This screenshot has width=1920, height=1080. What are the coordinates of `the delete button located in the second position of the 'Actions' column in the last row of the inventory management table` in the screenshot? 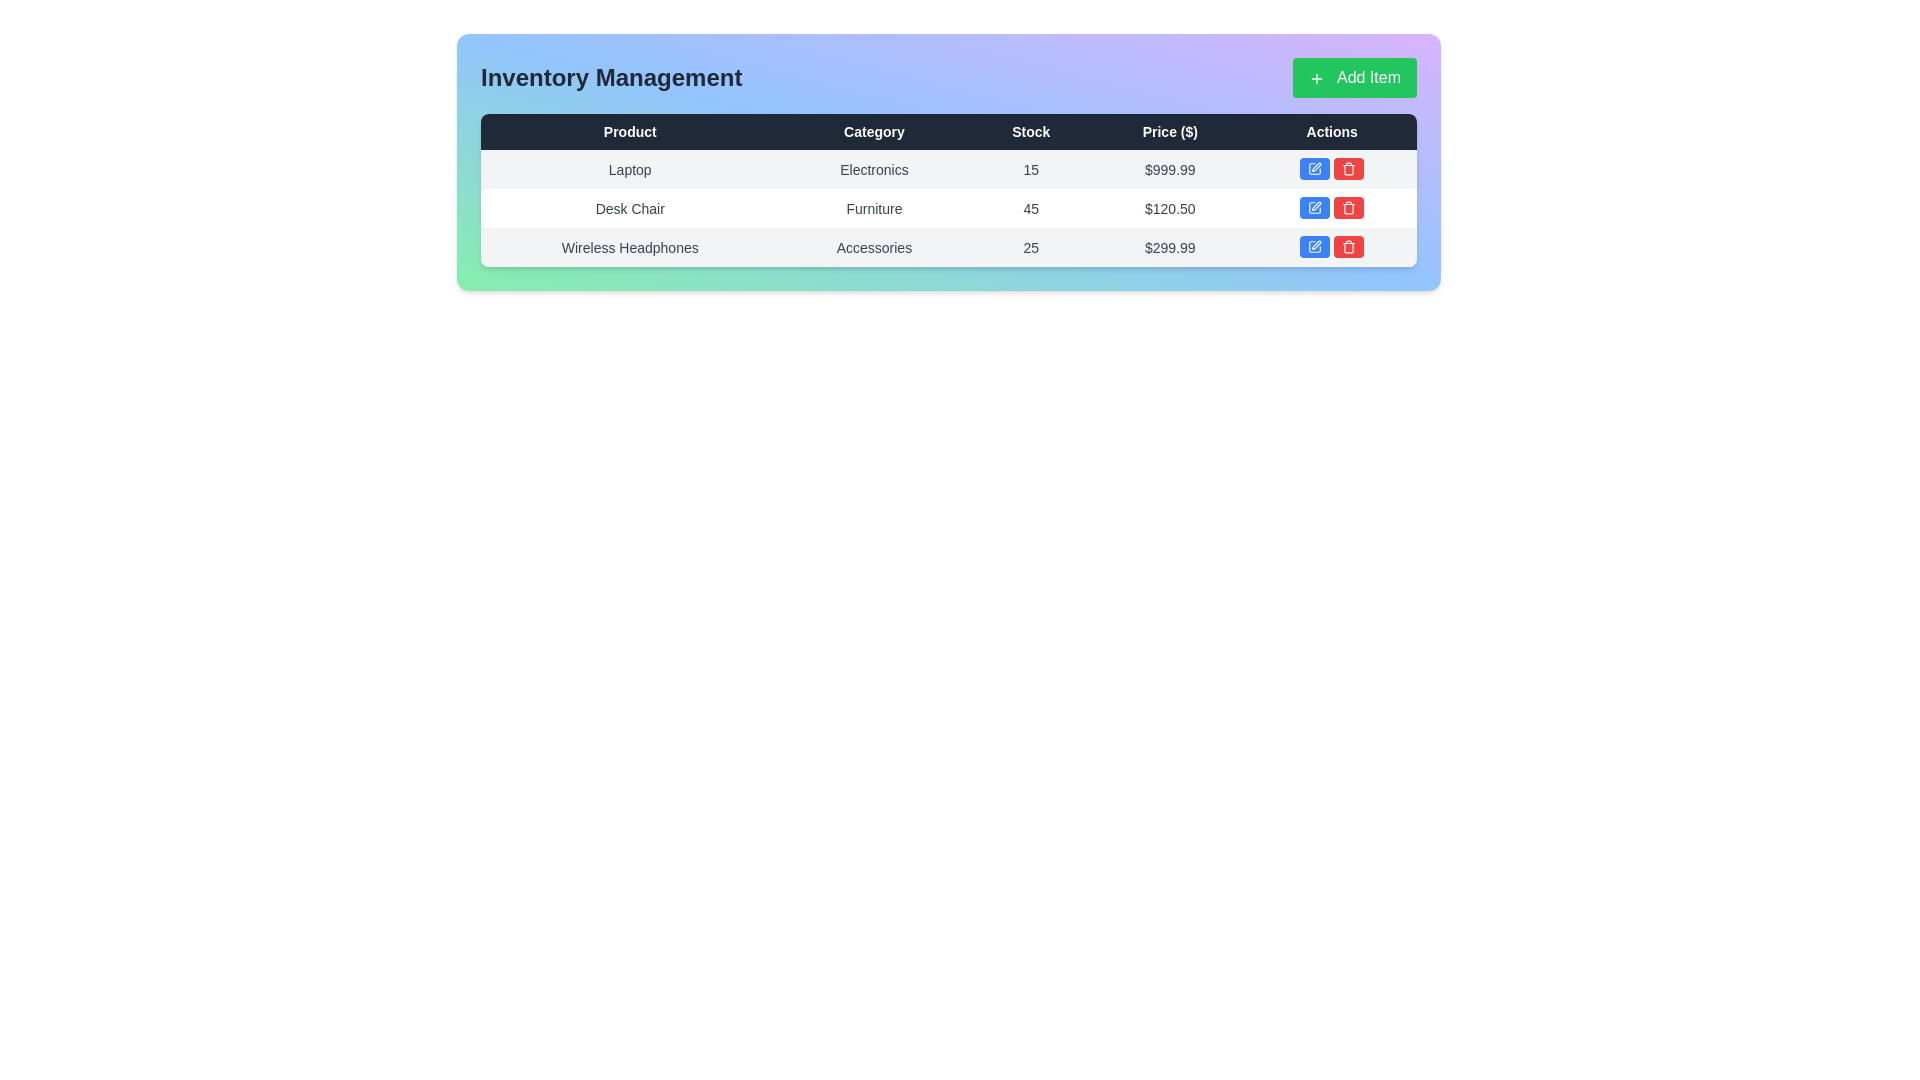 It's located at (1348, 245).